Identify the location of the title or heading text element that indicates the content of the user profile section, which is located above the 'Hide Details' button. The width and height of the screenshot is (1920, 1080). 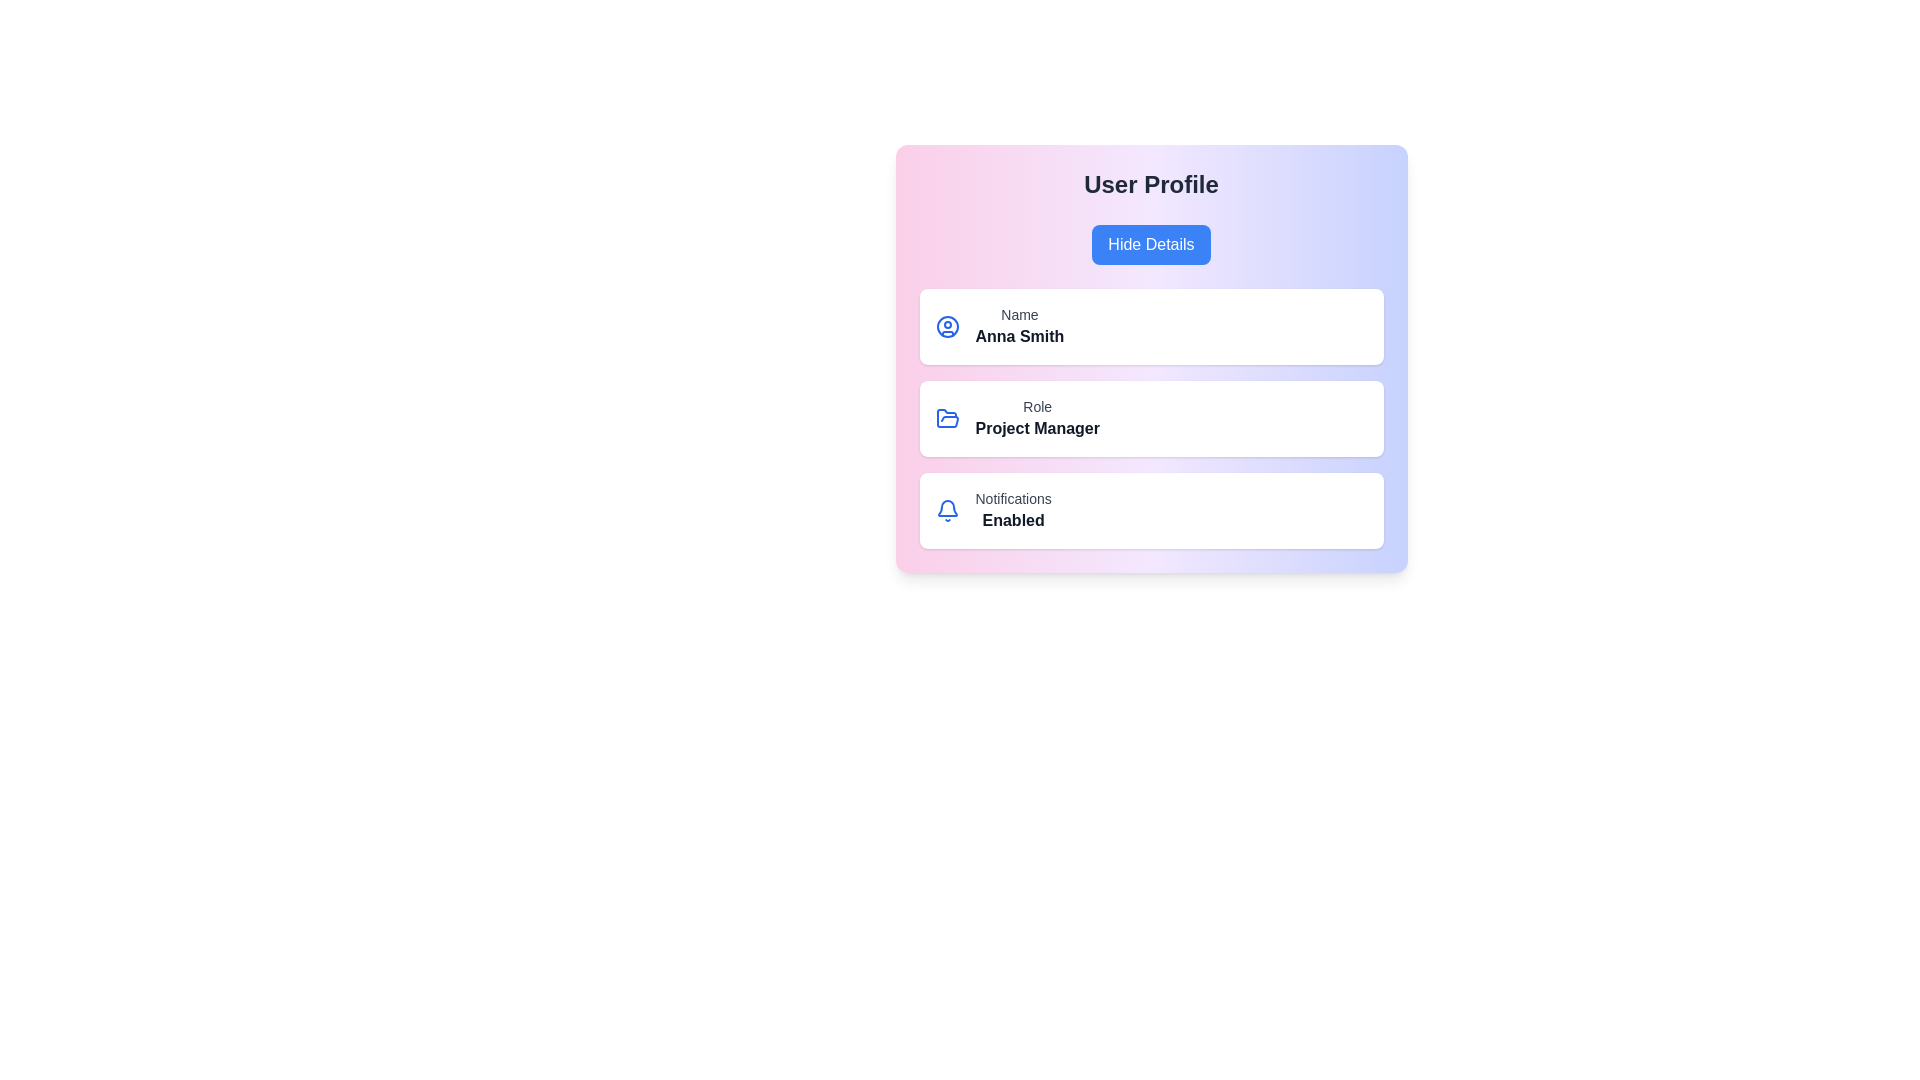
(1151, 185).